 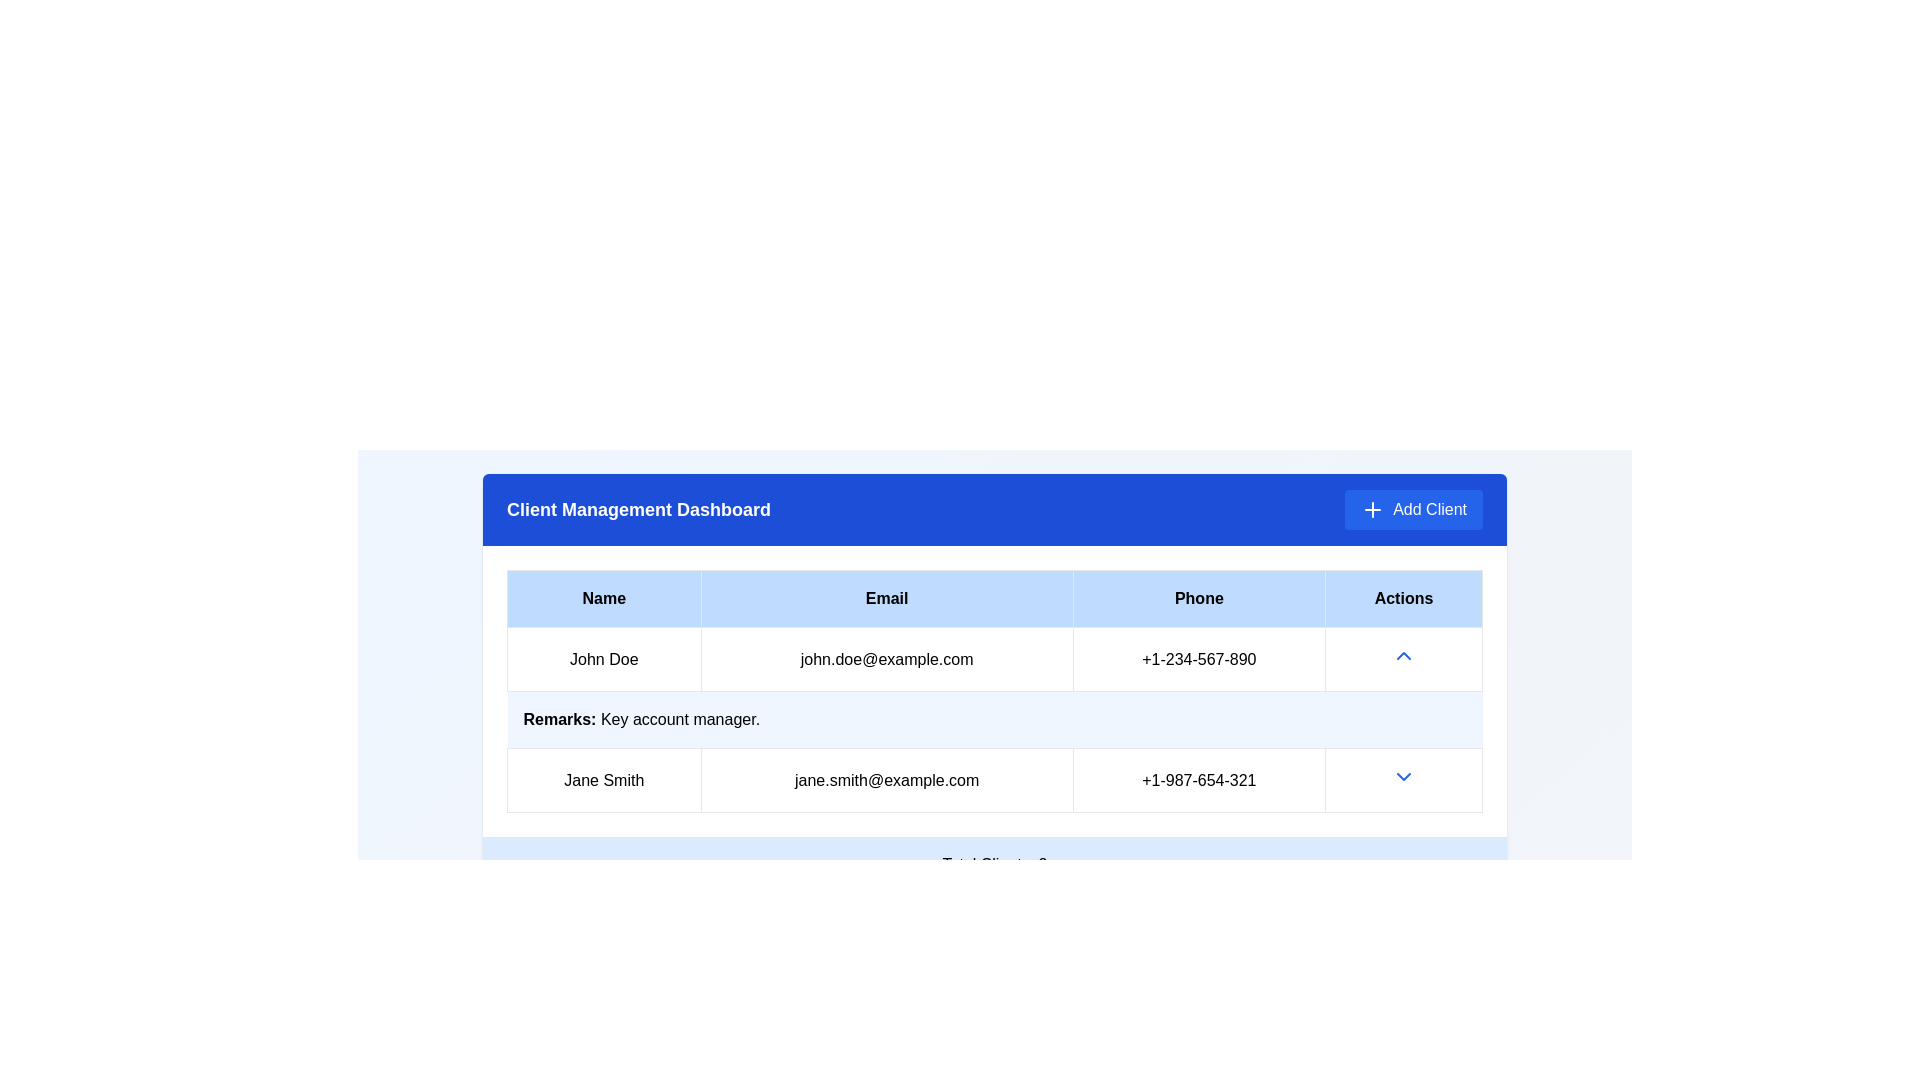 What do you see at coordinates (1199, 659) in the screenshot?
I see `the phone number display field showing '+1-234-567-890' for 'John Doe' in the 'Client Management Dashboard'` at bounding box center [1199, 659].